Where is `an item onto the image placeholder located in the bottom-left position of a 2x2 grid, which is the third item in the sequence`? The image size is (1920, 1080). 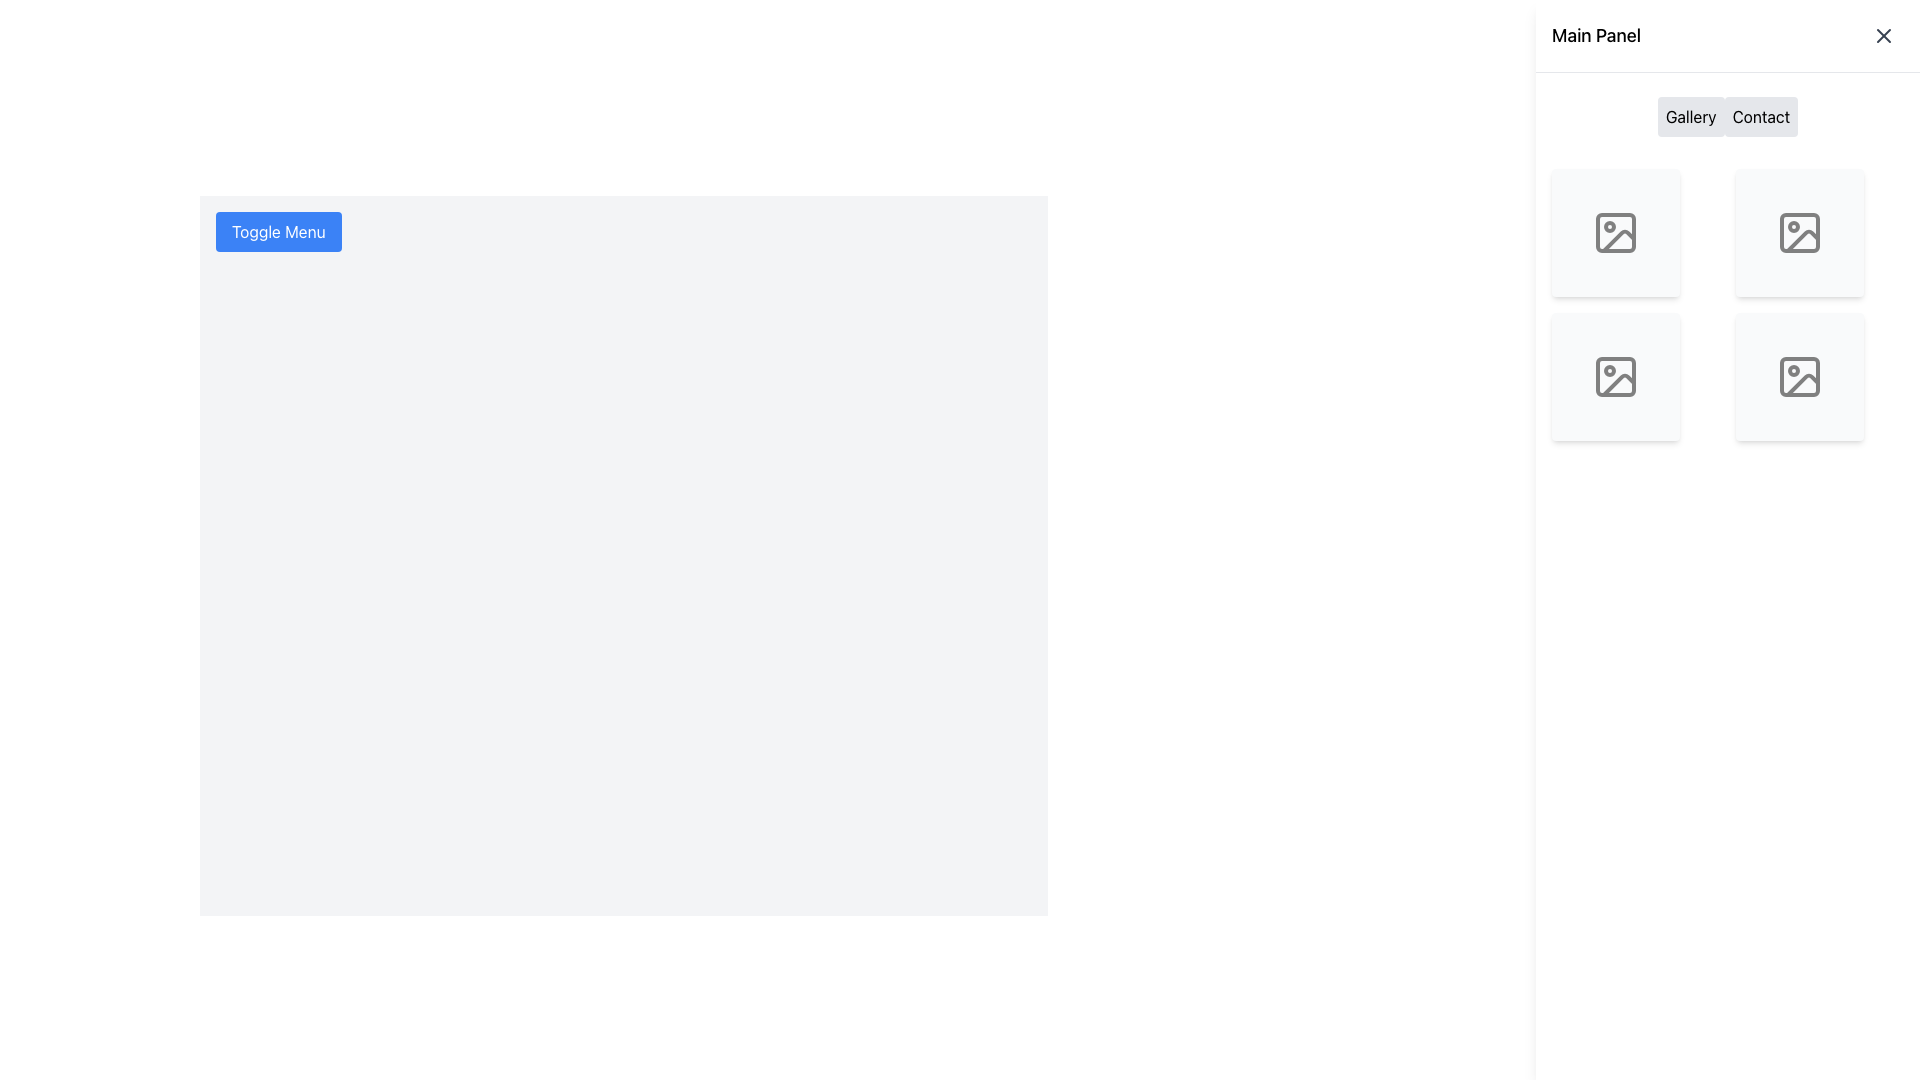 an item onto the image placeholder located in the bottom-left position of a 2x2 grid, which is the third item in the sequence is located at coordinates (1616, 377).